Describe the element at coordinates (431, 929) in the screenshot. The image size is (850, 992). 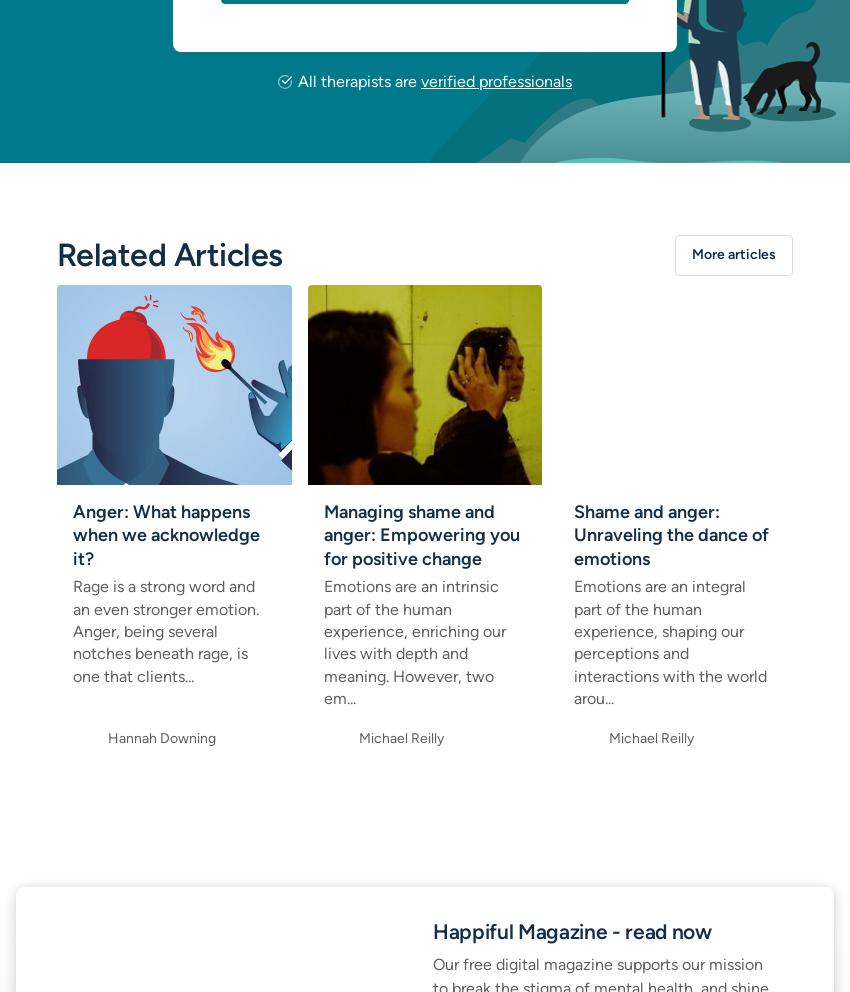
I see `'Happiful Magazine - read now'` at that location.